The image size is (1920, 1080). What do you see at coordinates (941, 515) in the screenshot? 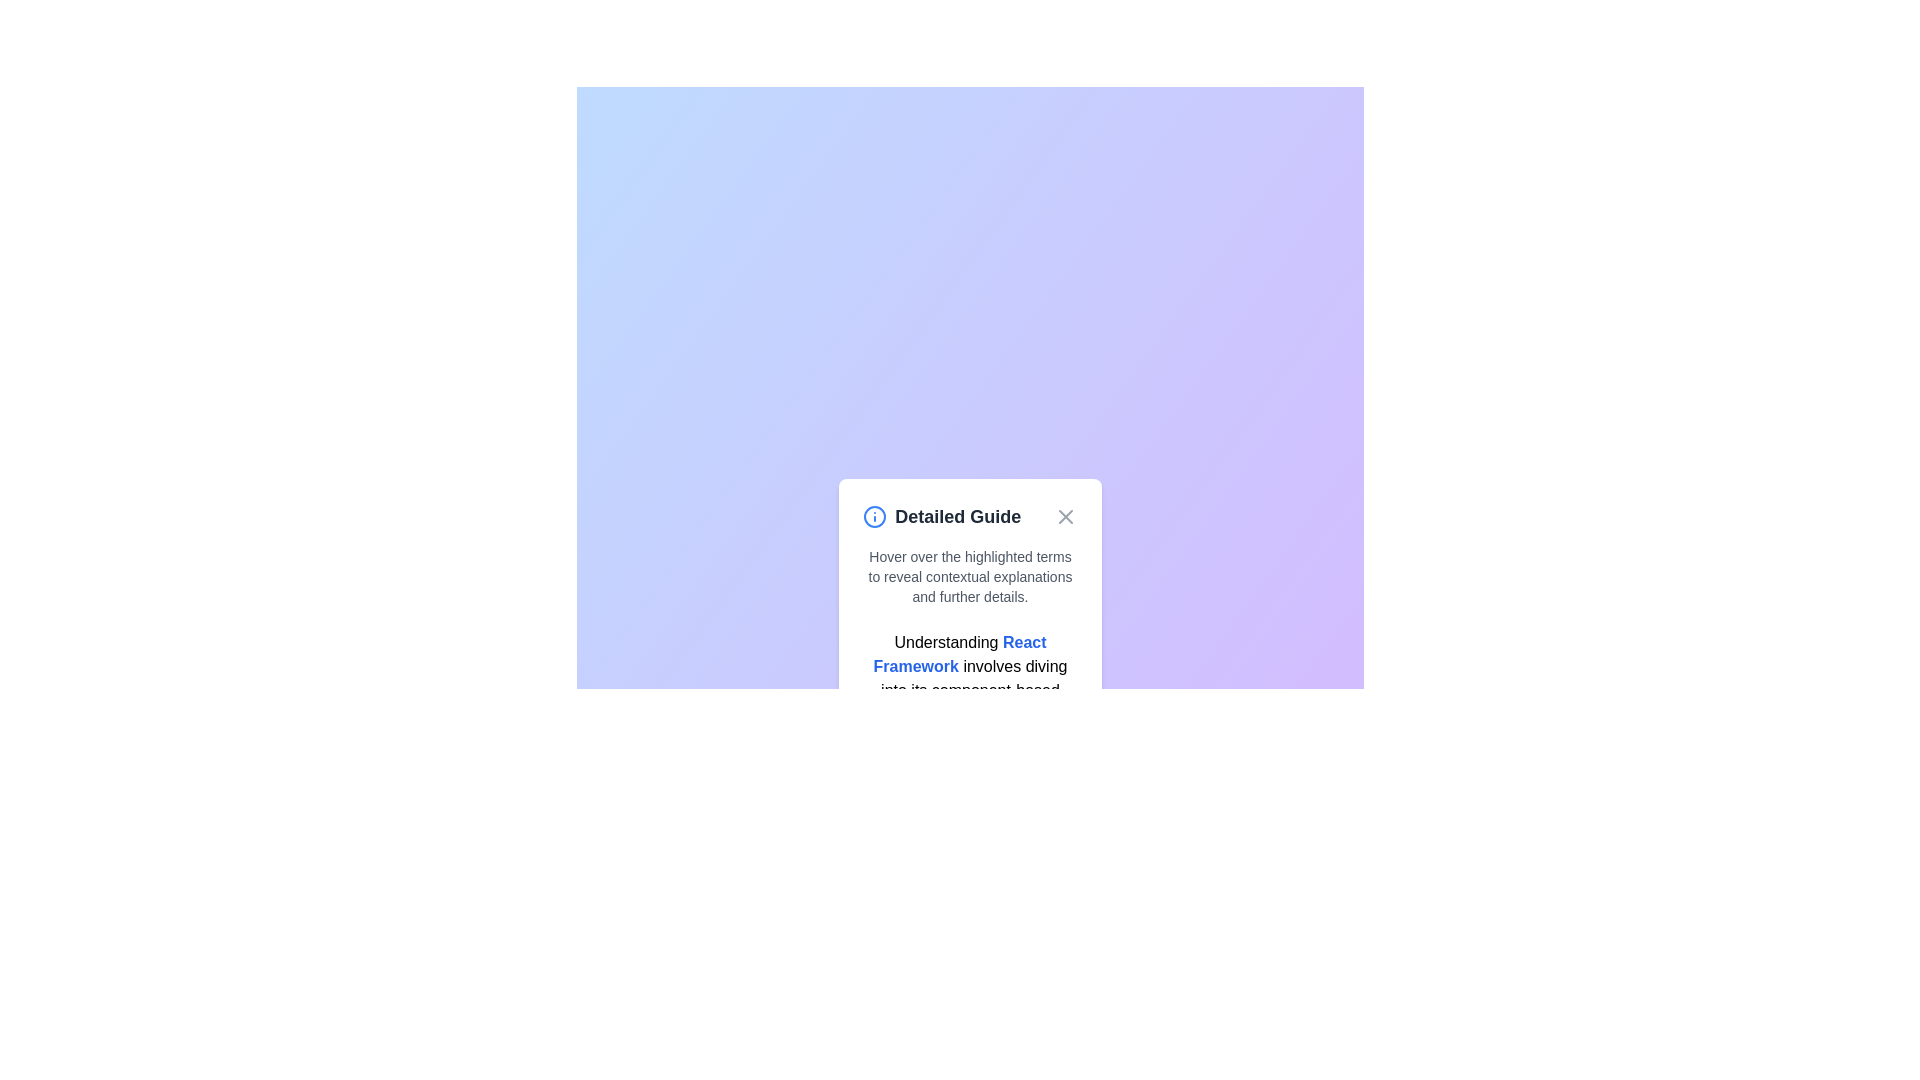
I see `the Text Label which serves as the title of the information card, located in the upper section of the card, adjacent to a blue circular icon on the left and a close button on the right` at bounding box center [941, 515].